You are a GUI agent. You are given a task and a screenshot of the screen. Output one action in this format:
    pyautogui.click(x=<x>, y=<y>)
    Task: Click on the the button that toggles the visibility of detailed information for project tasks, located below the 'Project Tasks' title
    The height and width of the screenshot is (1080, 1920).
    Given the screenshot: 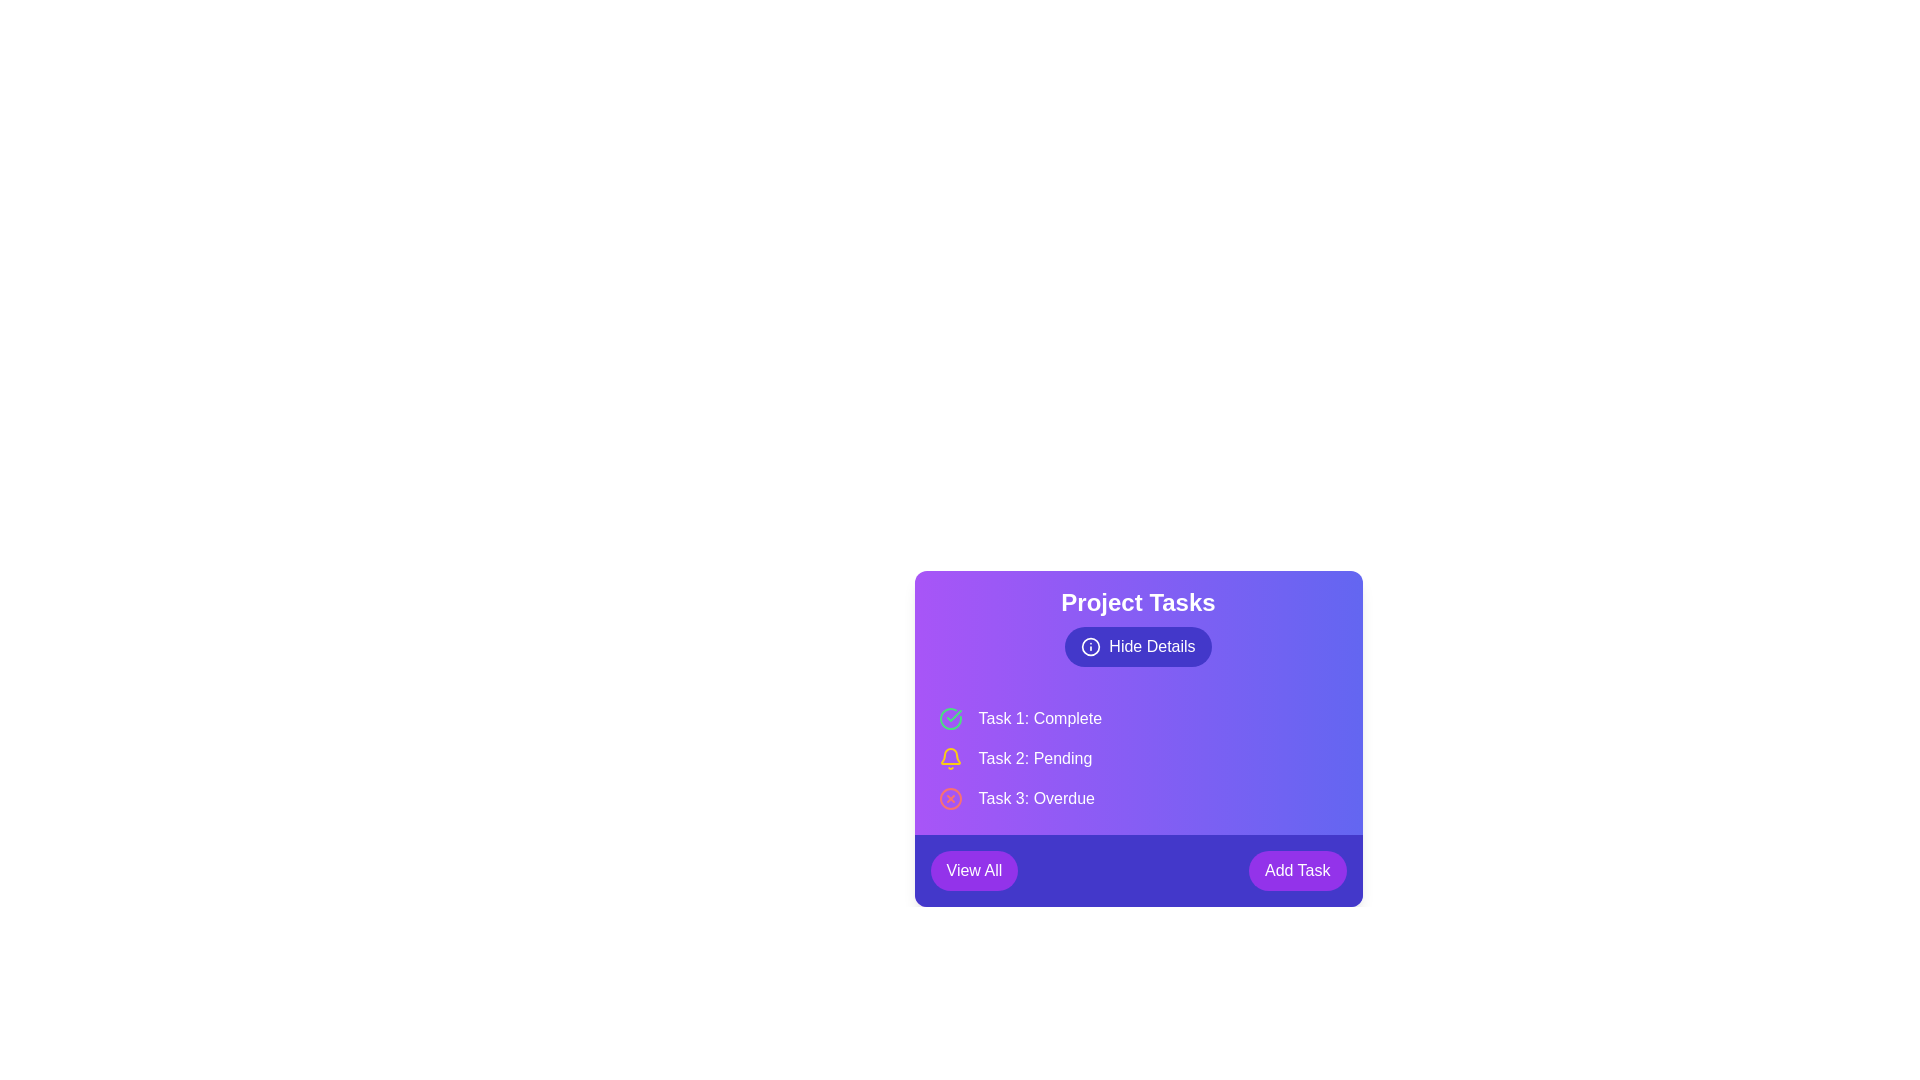 What is the action you would take?
    pyautogui.click(x=1137, y=647)
    